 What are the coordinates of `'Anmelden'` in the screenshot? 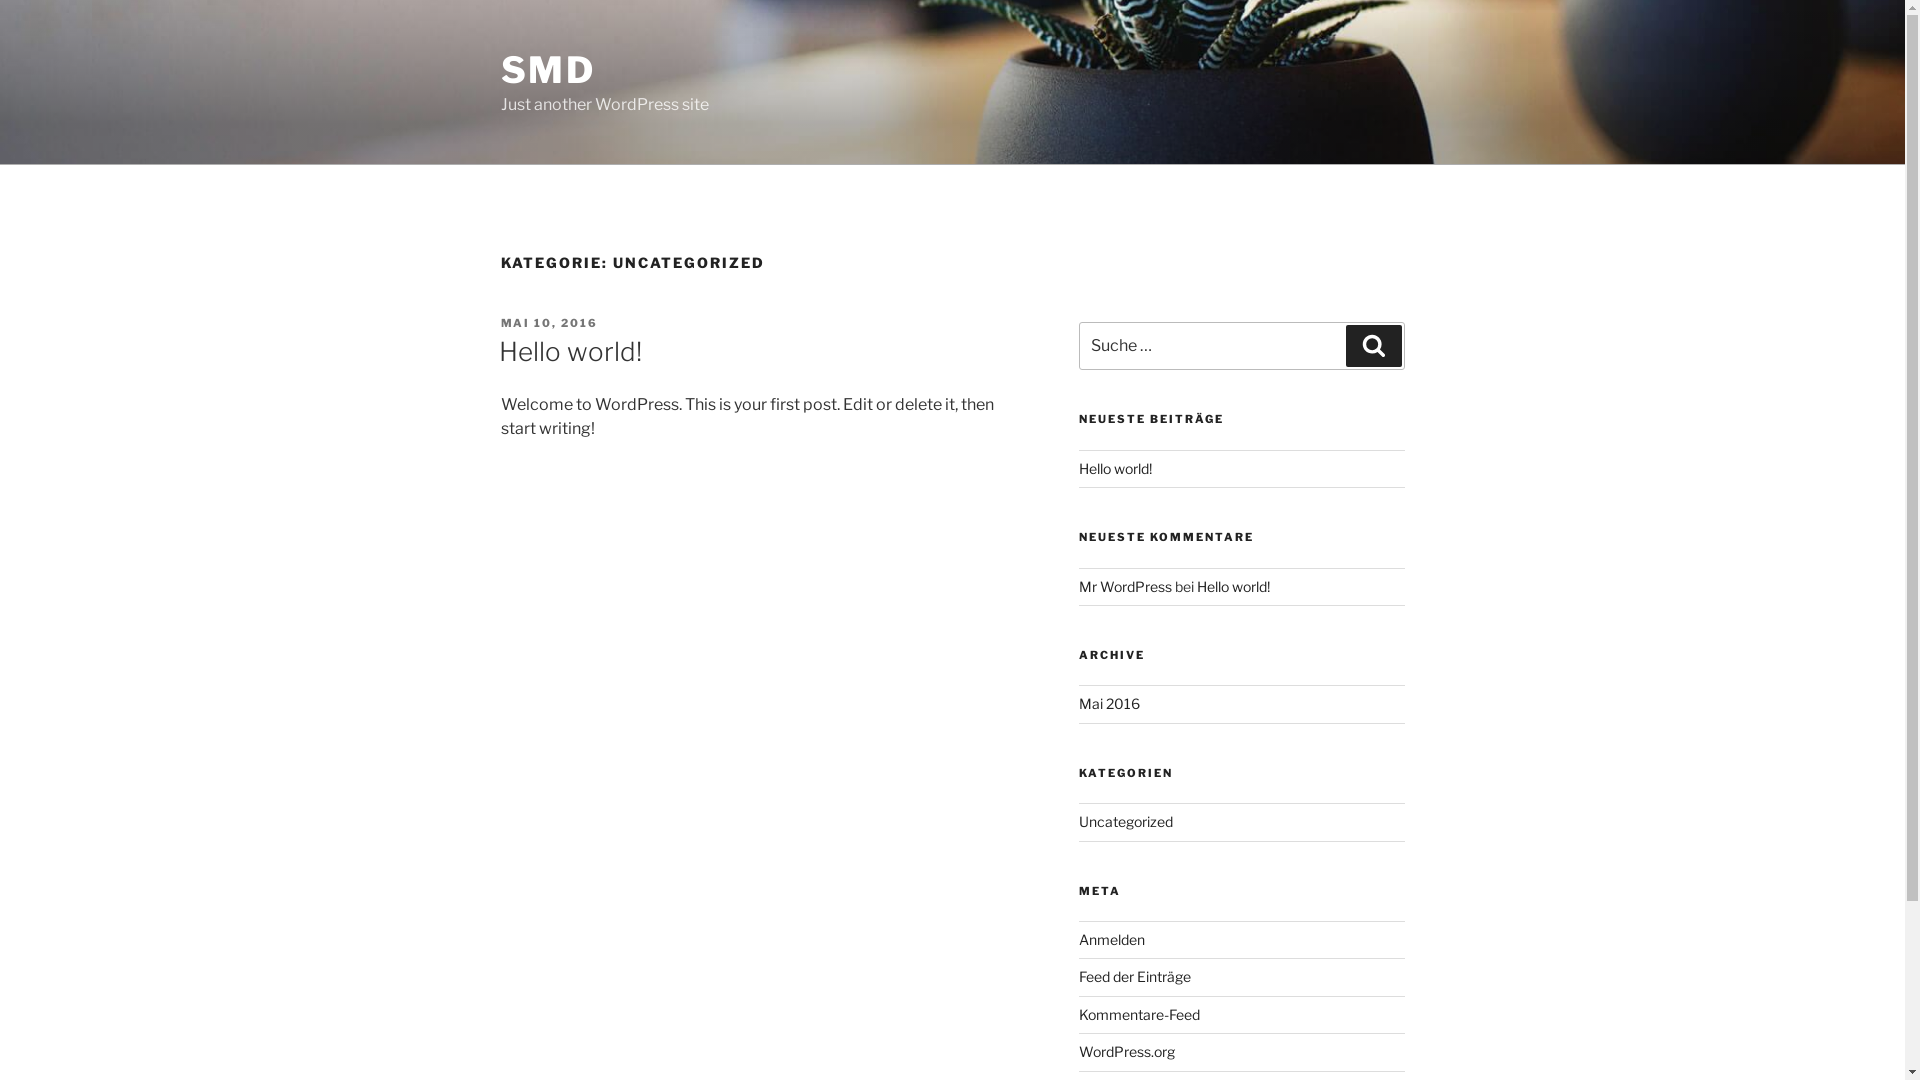 It's located at (1111, 939).